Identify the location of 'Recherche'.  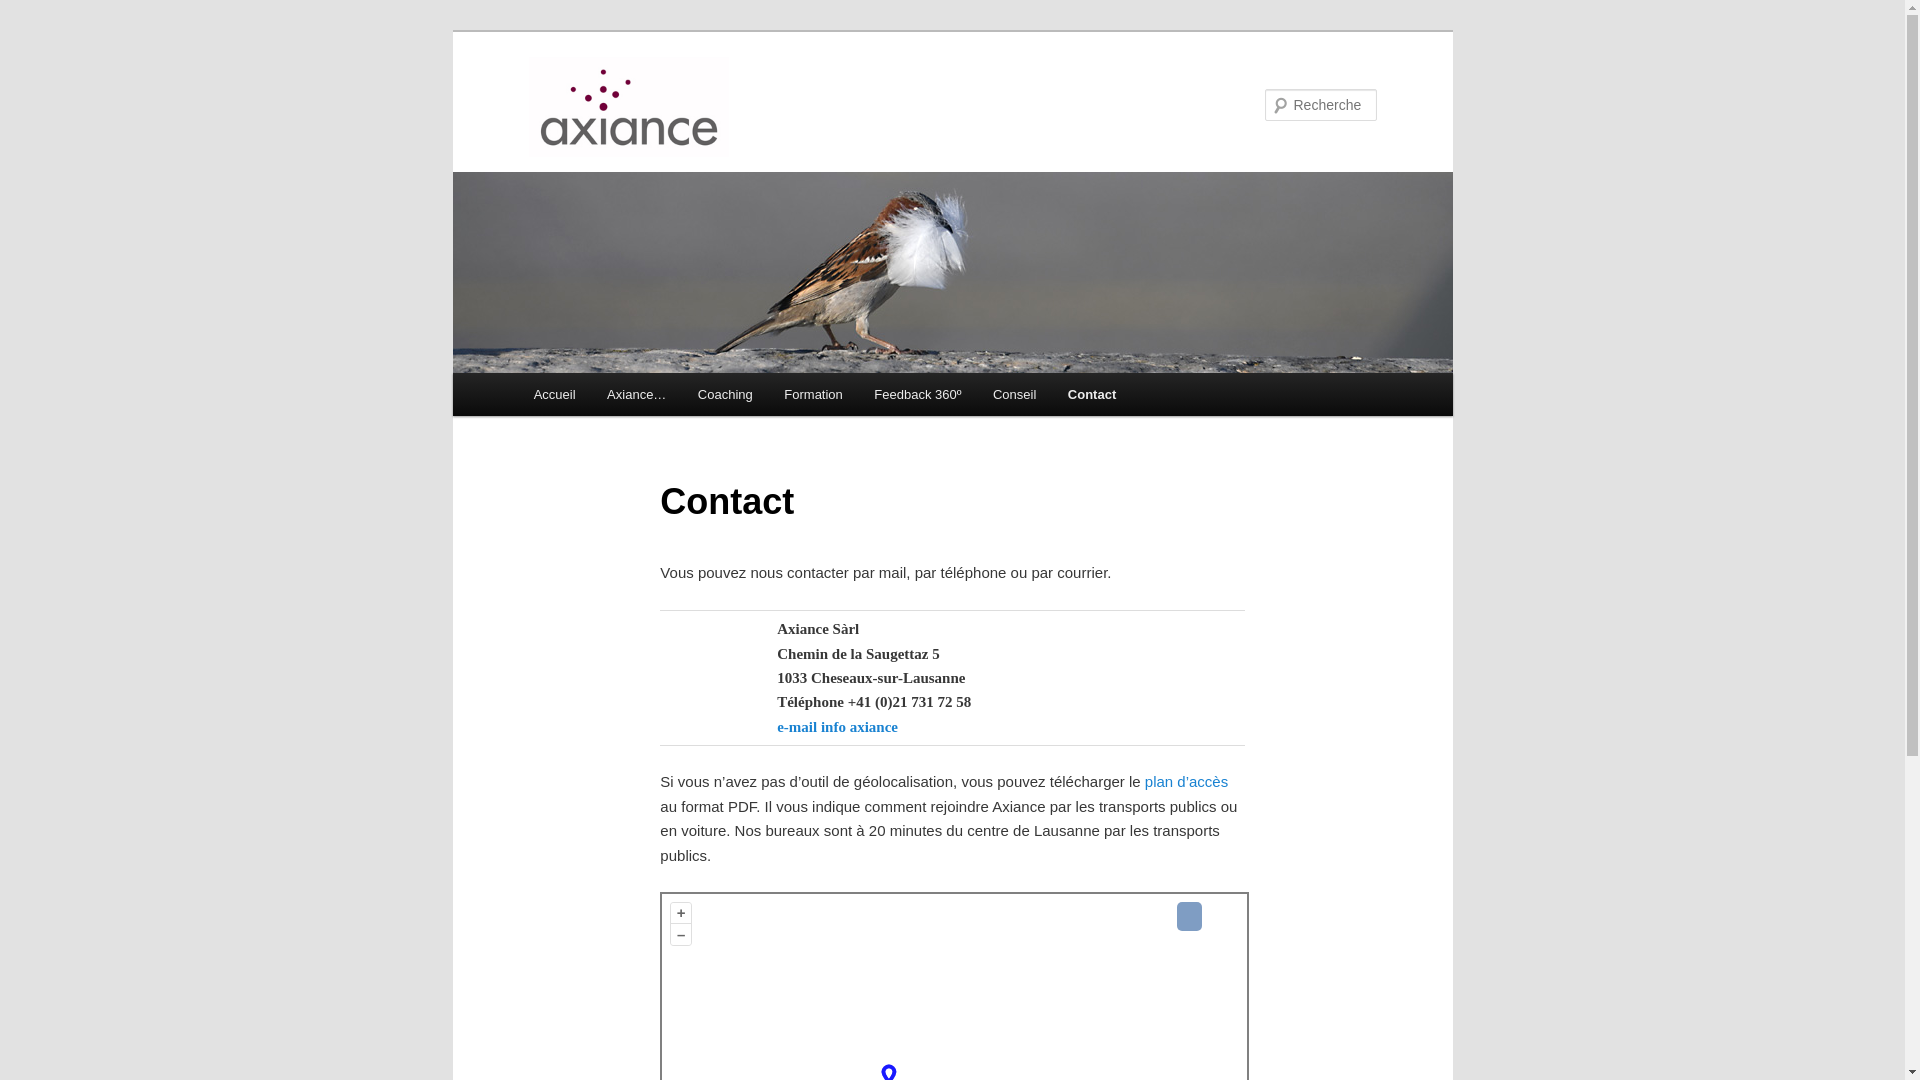
(44, 11).